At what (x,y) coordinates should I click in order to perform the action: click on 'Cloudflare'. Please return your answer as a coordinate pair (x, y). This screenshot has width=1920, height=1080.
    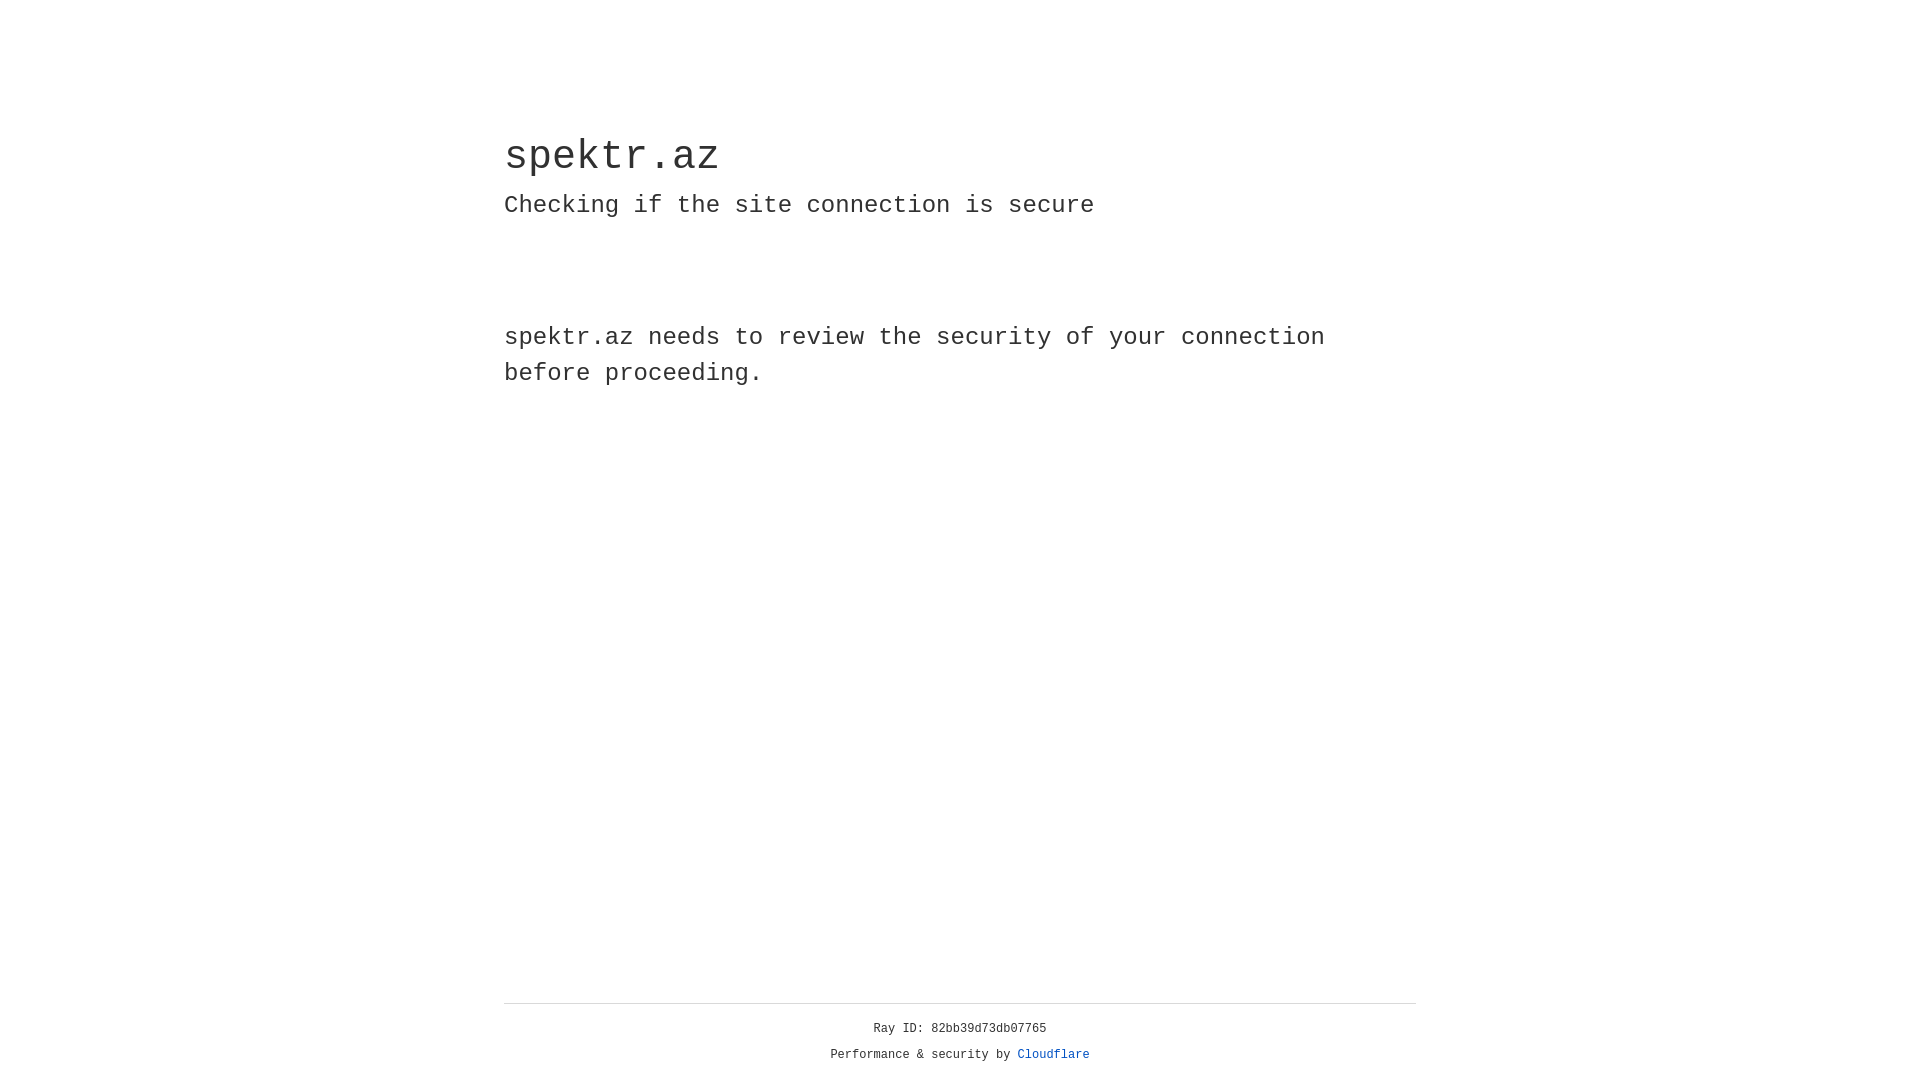
    Looking at the image, I should click on (1053, 1054).